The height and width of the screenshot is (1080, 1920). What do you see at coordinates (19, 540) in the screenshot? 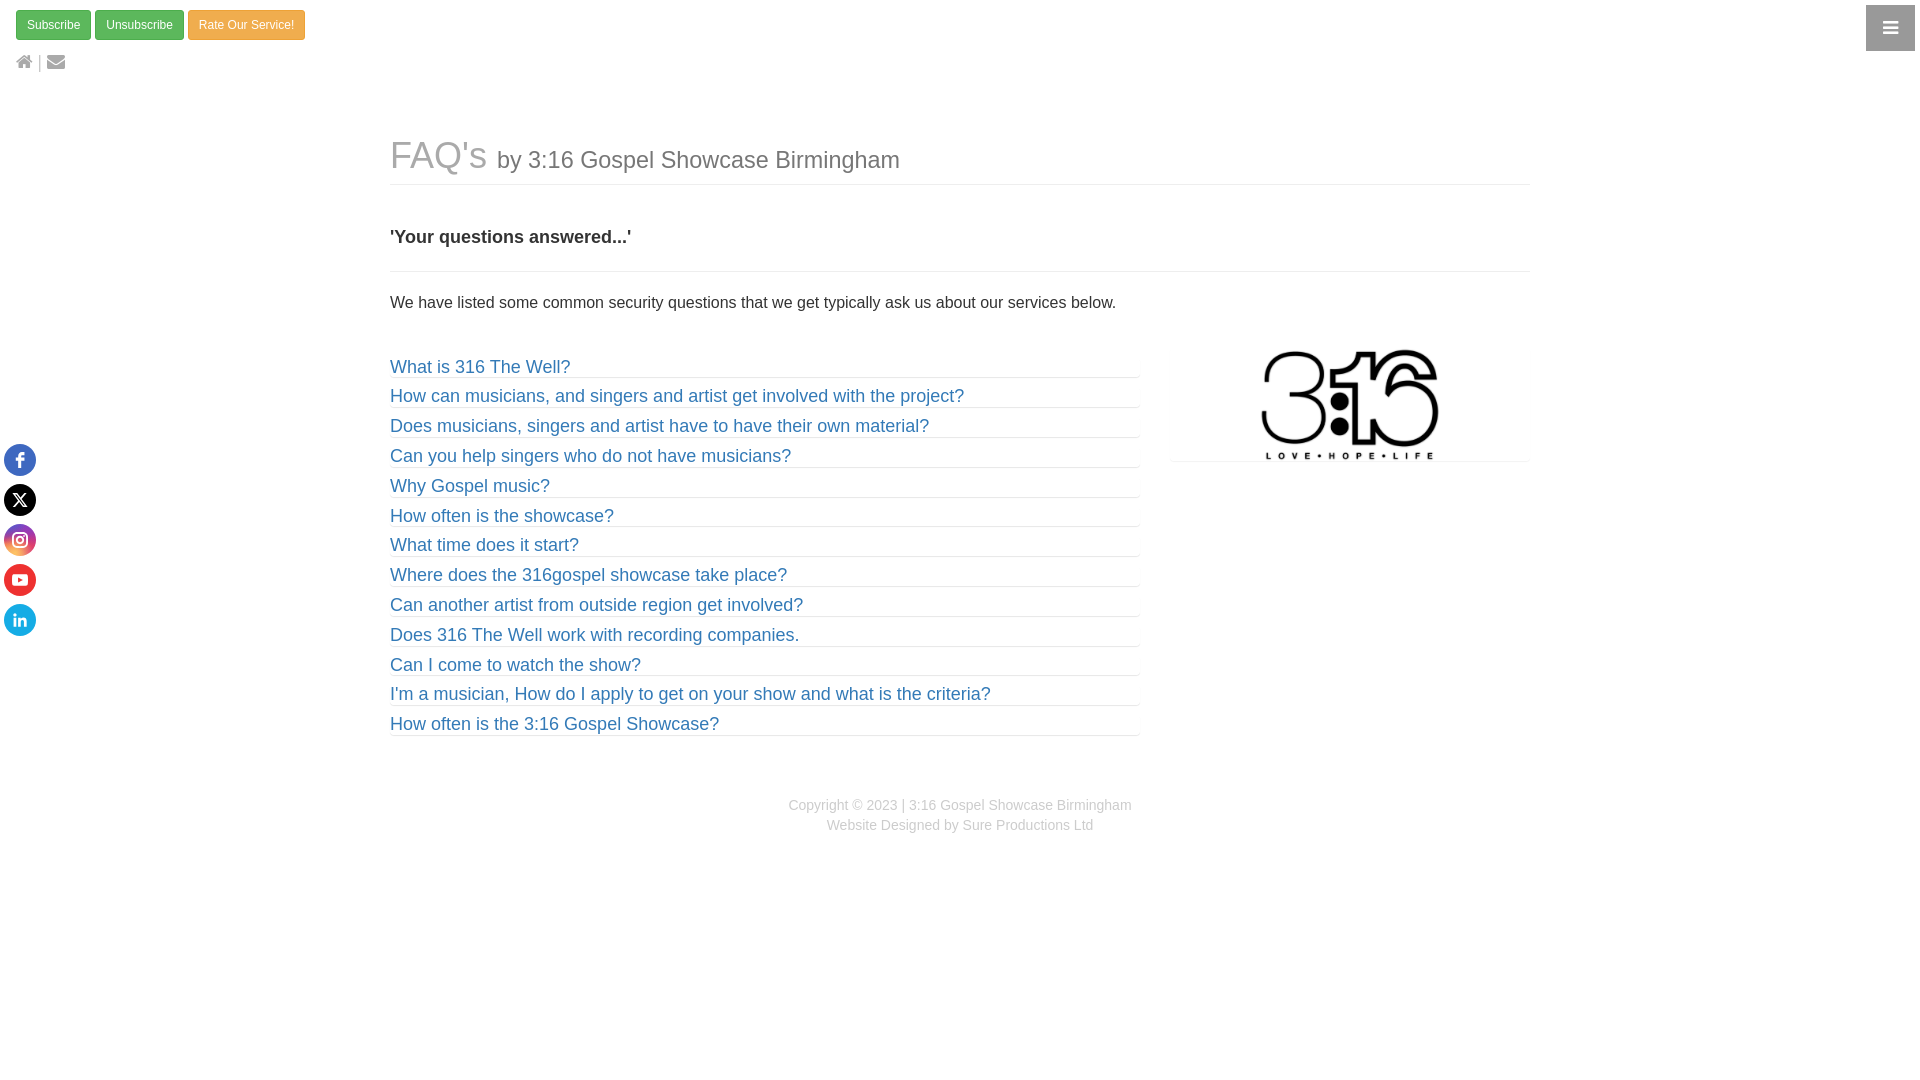
I see `'Instagram'` at bounding box center [19, 540].